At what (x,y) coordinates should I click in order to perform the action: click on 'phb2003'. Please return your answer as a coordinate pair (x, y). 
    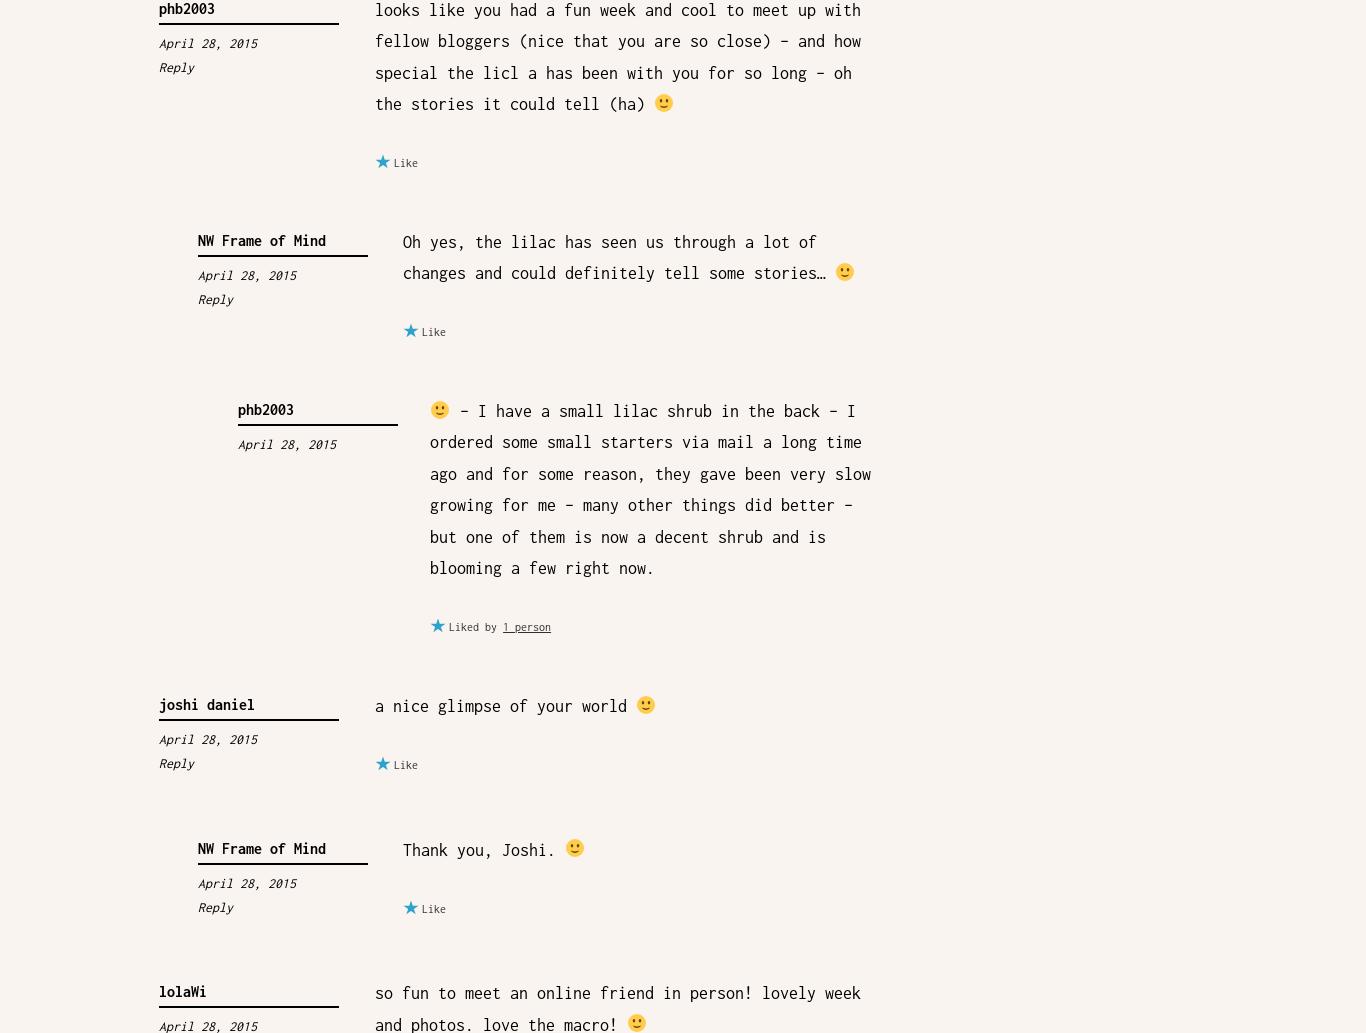
    Looking at the image, I should click on (237, 408).